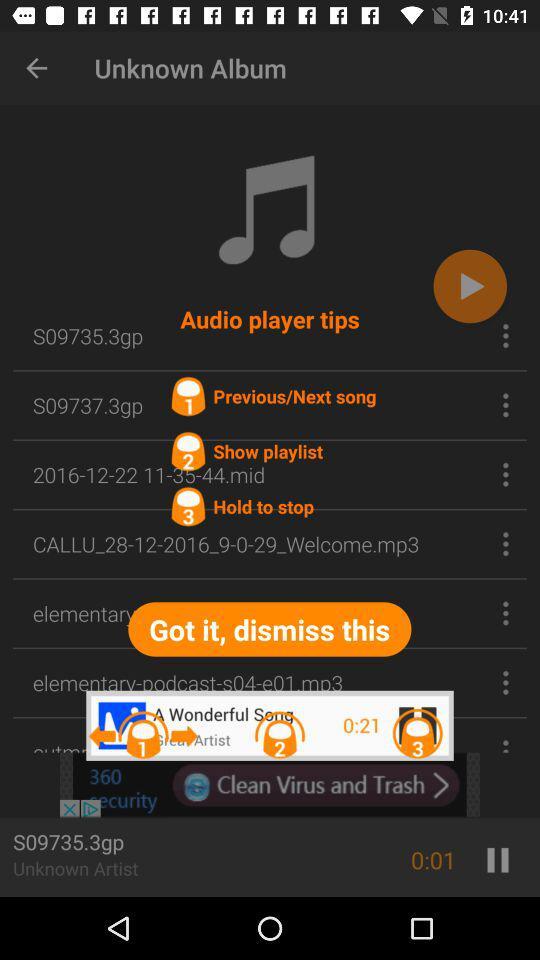  I want to click on the button got it dismiss this, so click(269, 628).